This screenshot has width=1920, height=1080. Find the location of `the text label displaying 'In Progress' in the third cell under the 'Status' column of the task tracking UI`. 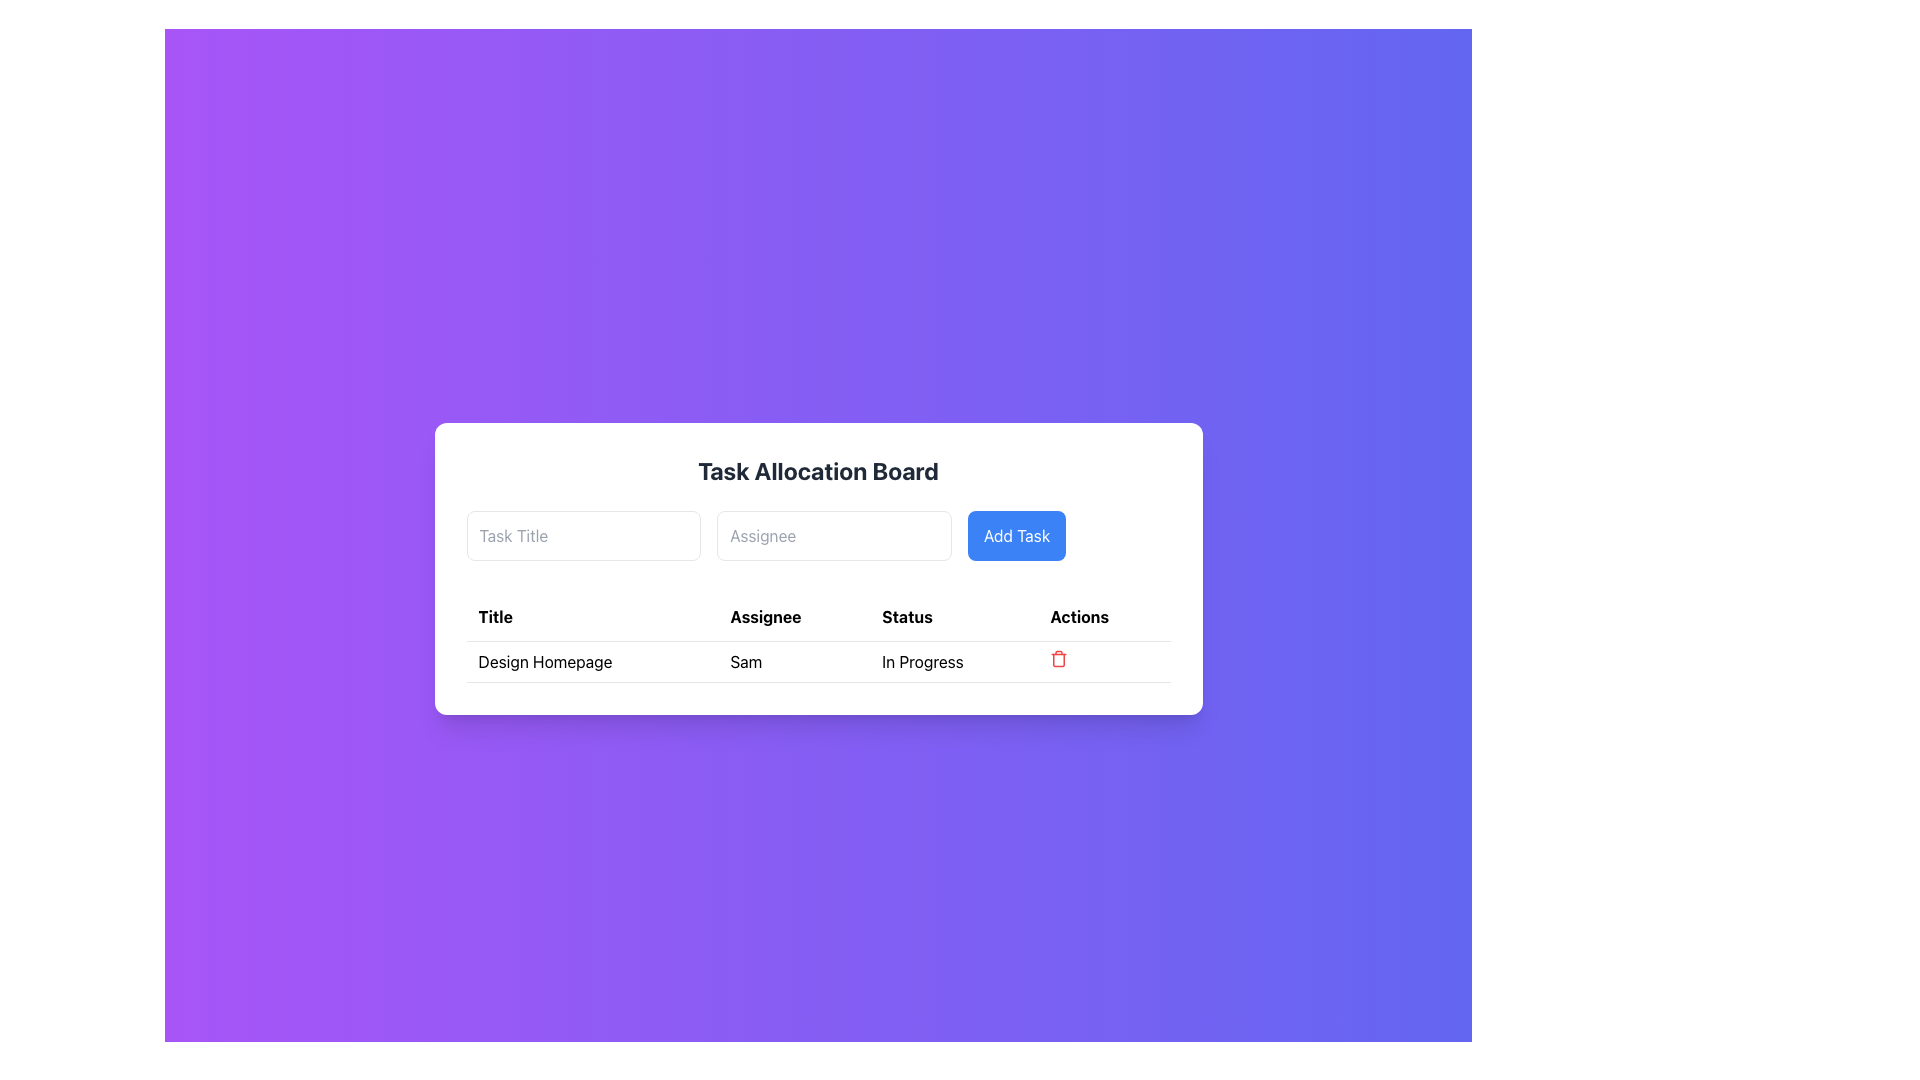

the text label displaying 'In Progress' in the third cell under the 'Status' column of the task tracking UI is located at coordinates (953, 662).